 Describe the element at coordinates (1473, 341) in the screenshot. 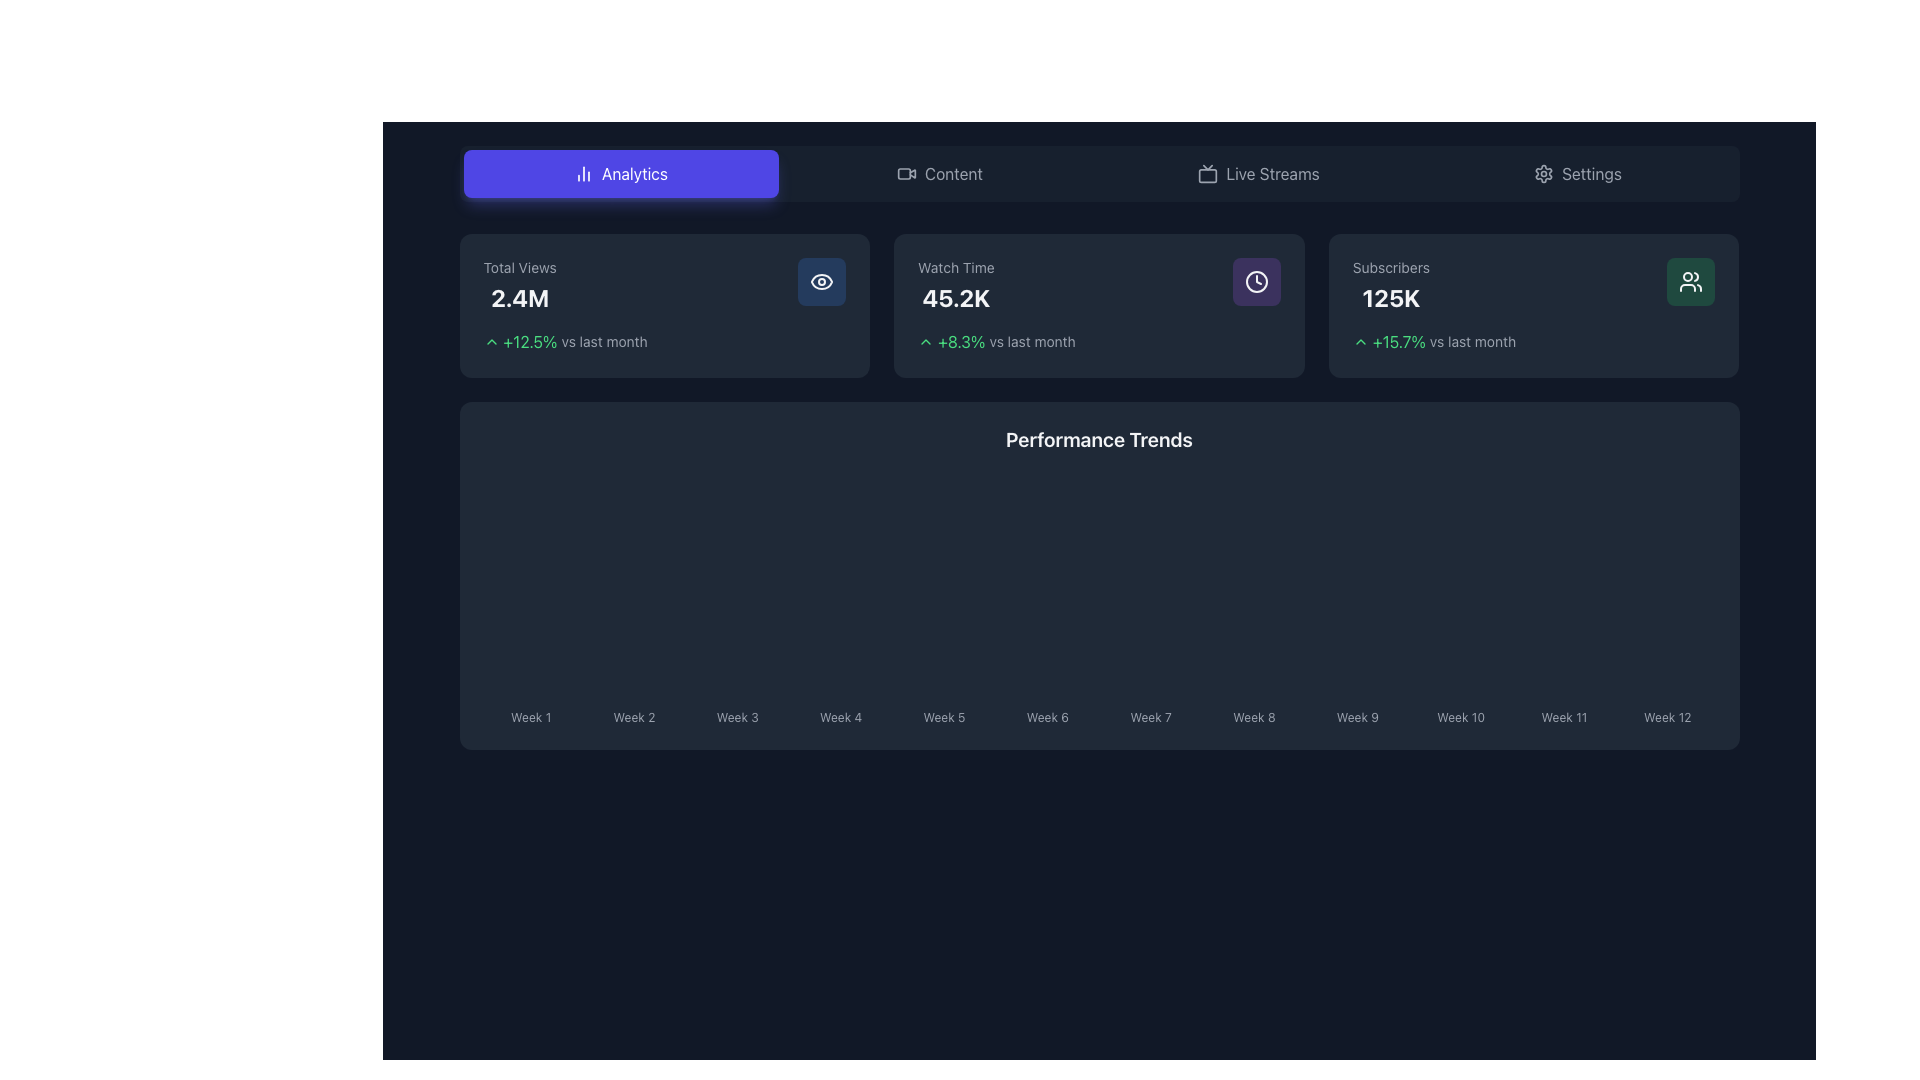

I see `the text label displaying 'vs last month', which is located in the top-right section of the data card, adjacent to the green percentage indication '+15.7%'` at that location.